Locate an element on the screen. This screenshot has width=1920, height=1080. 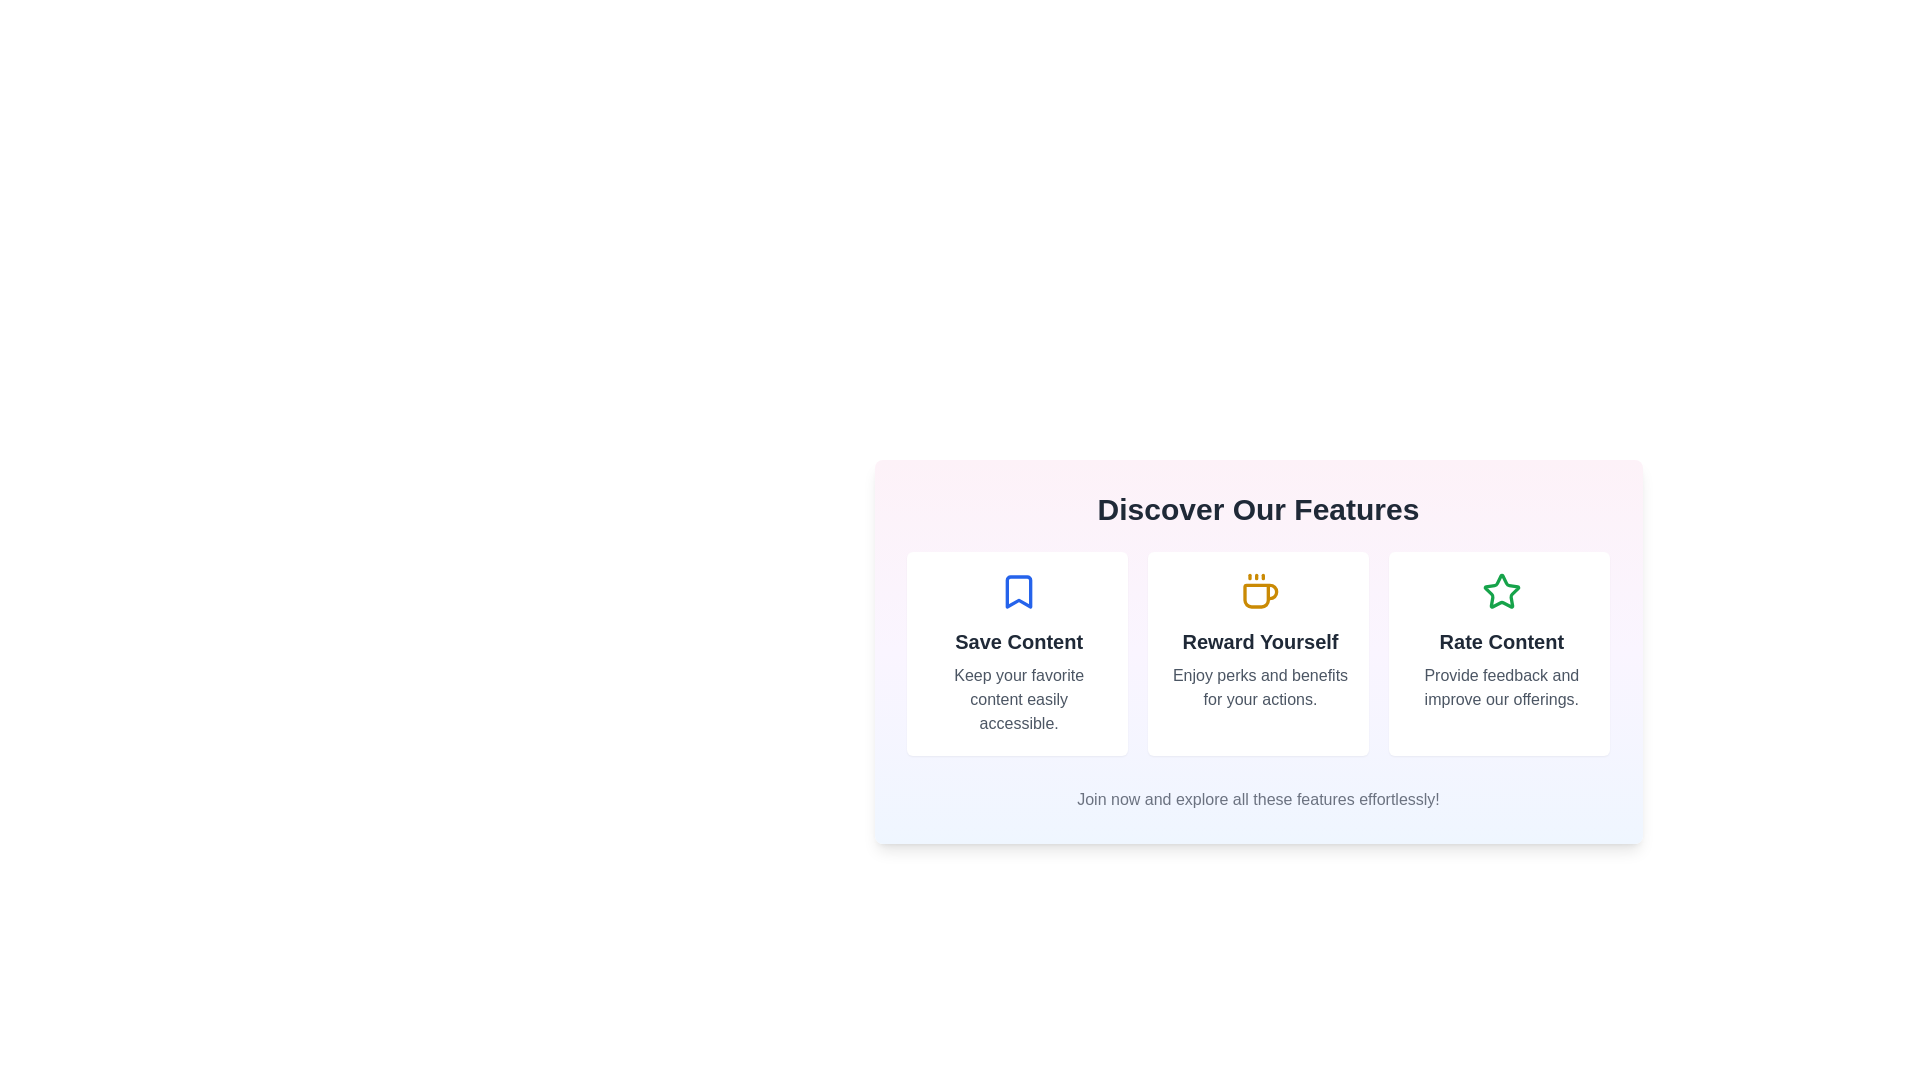
the descriptive text block reading 'Provide feedback and improve our offerings' located below the heading 'Rate Content' is located at coordinates (1501, 686).